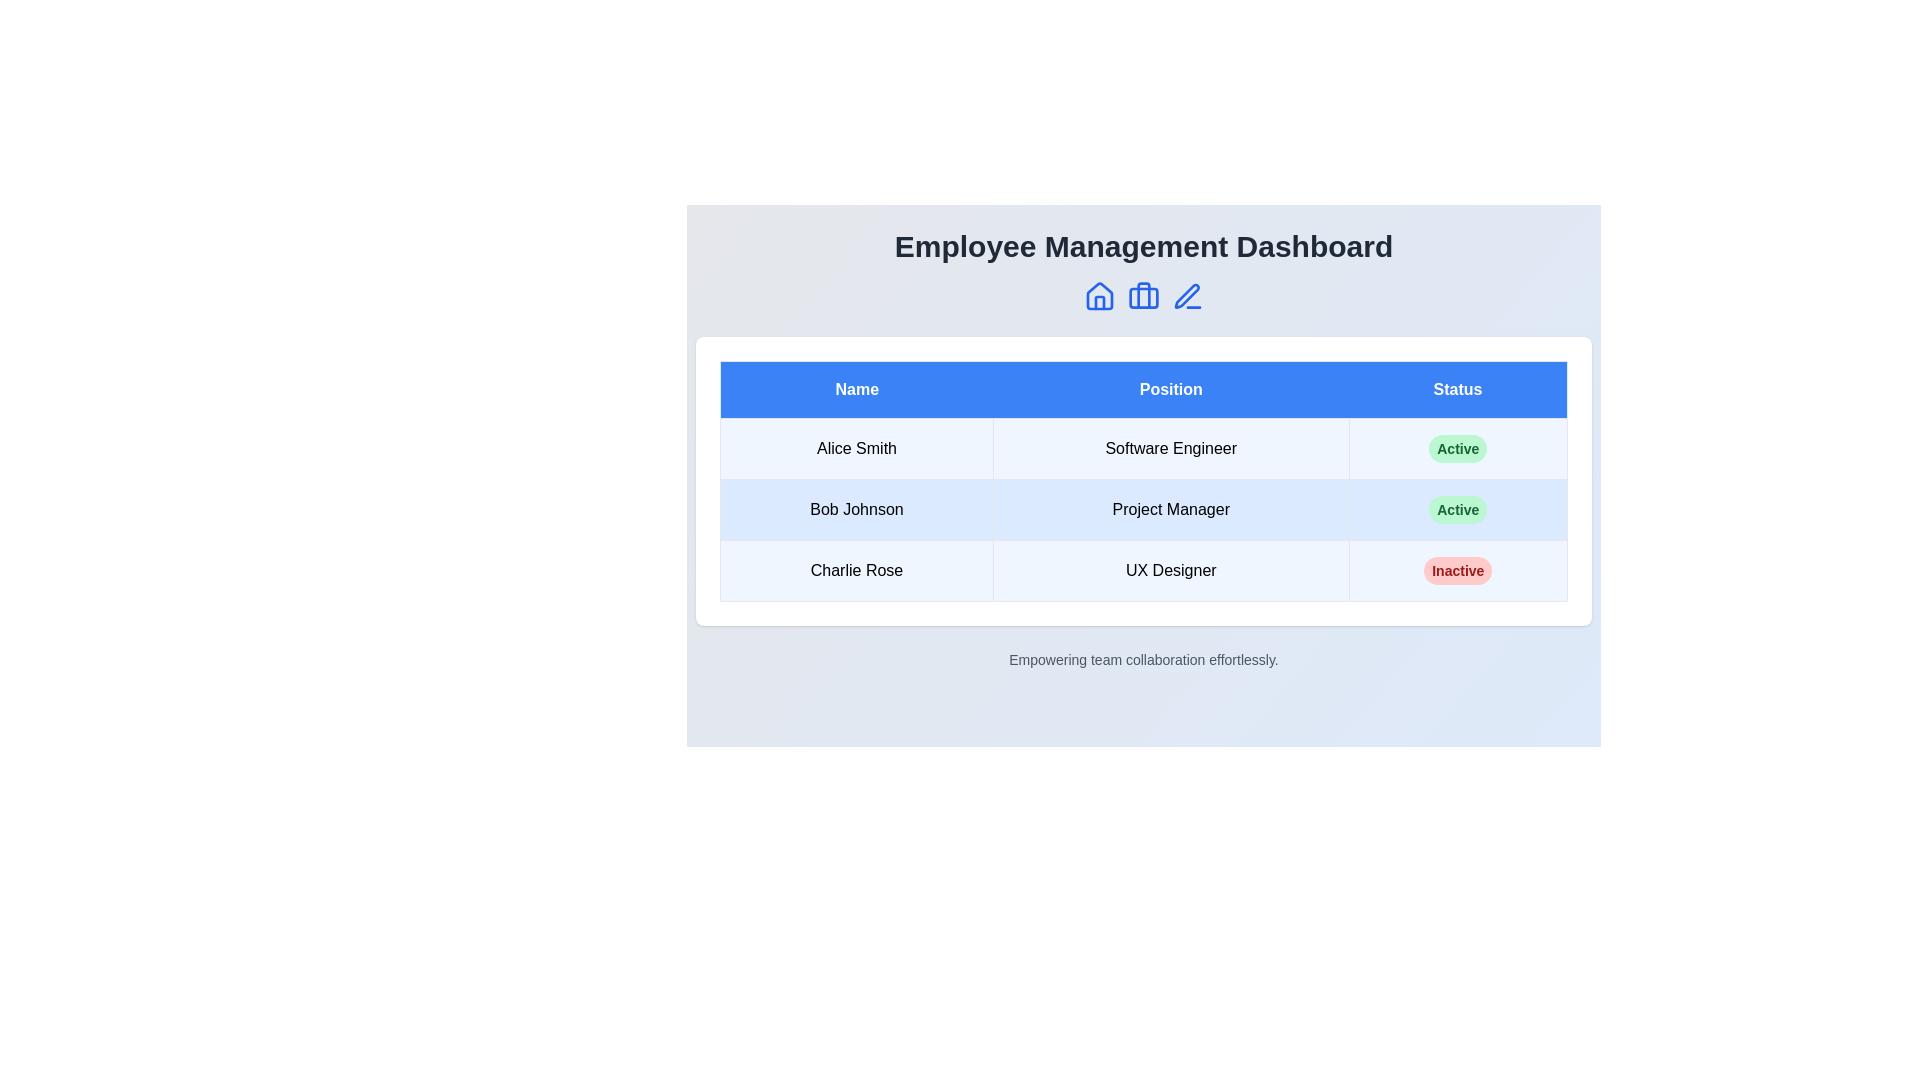 Image resolution: width=1920 pixels, height=1080 pixels. I want to click on the second row of the table, which provides information about a specific individual, so click(1143, 508).